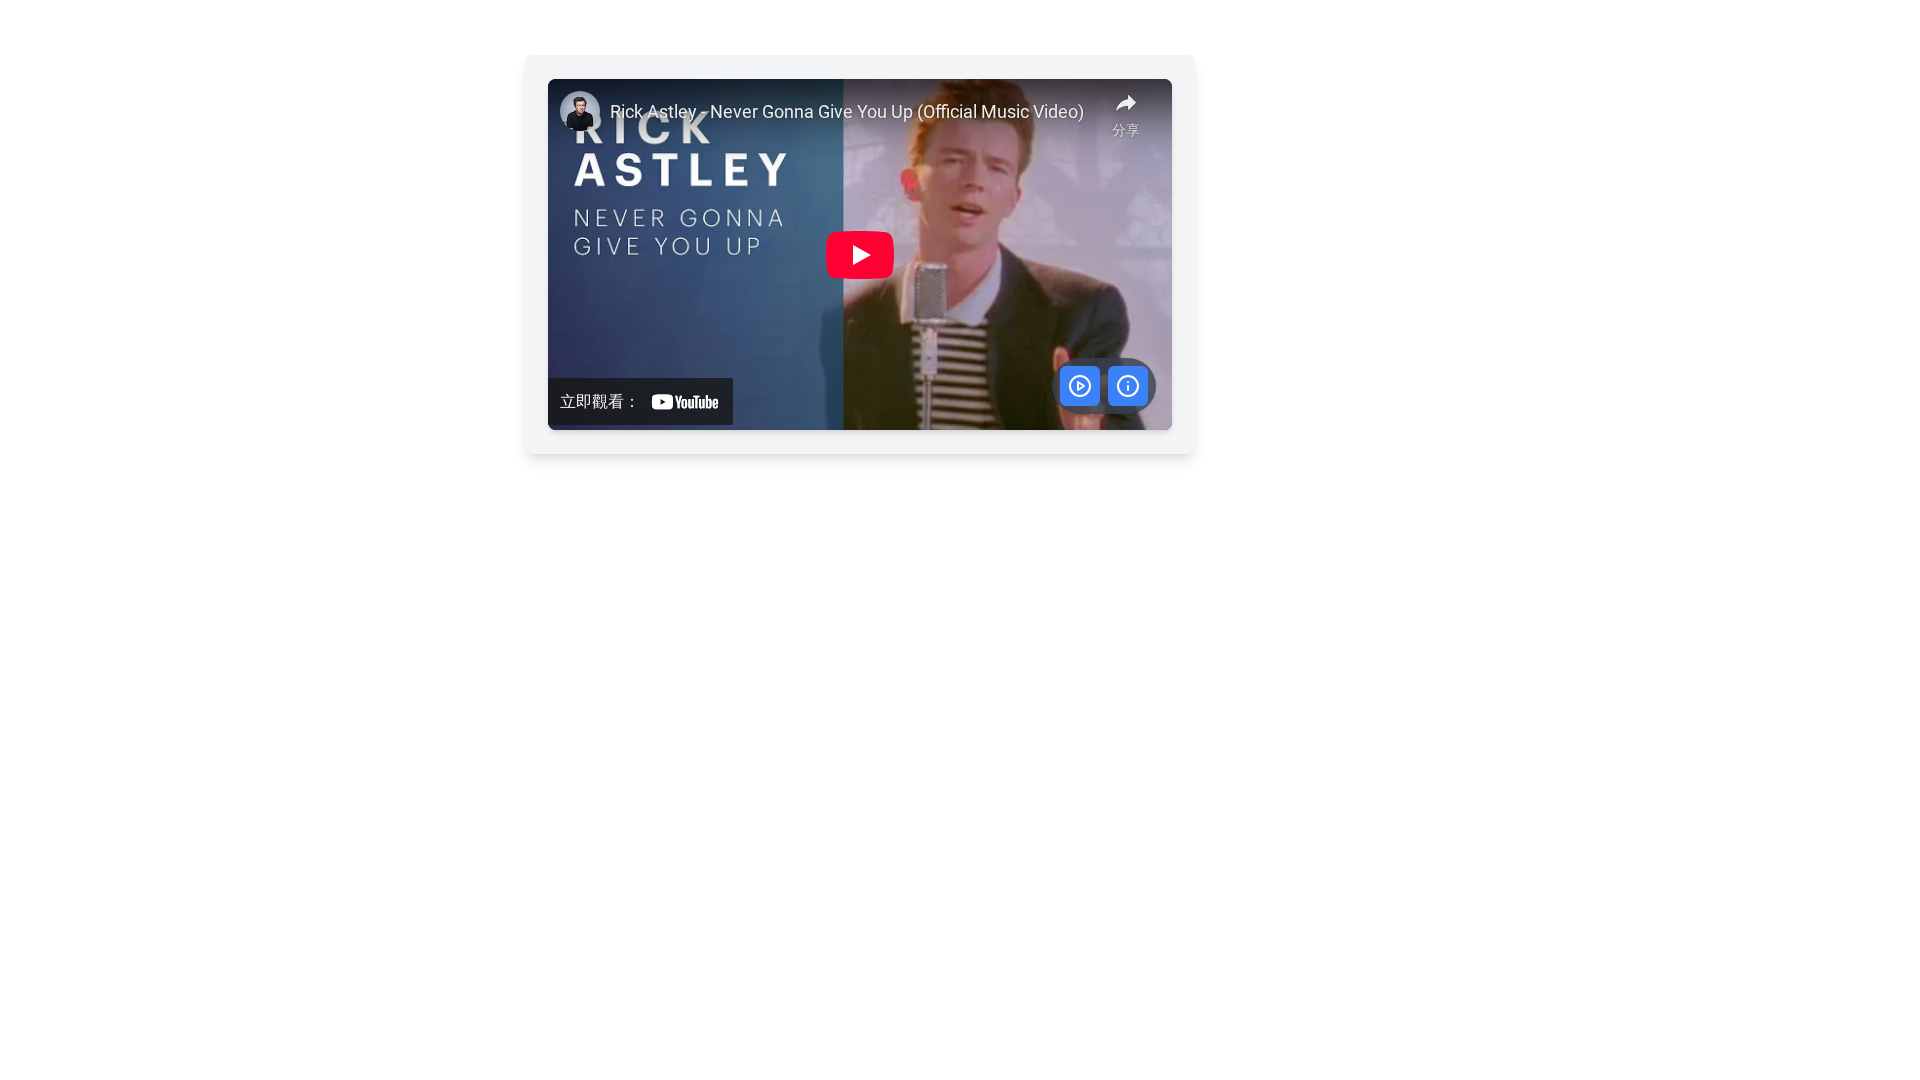 The width and height of the screenshot is (1920, 1080). Describe the element at coordinates (1102, 385) in the screenshot. I see `the info icon in the Interactive Button Group located at the bottom-right corner of the video display area` at that location.